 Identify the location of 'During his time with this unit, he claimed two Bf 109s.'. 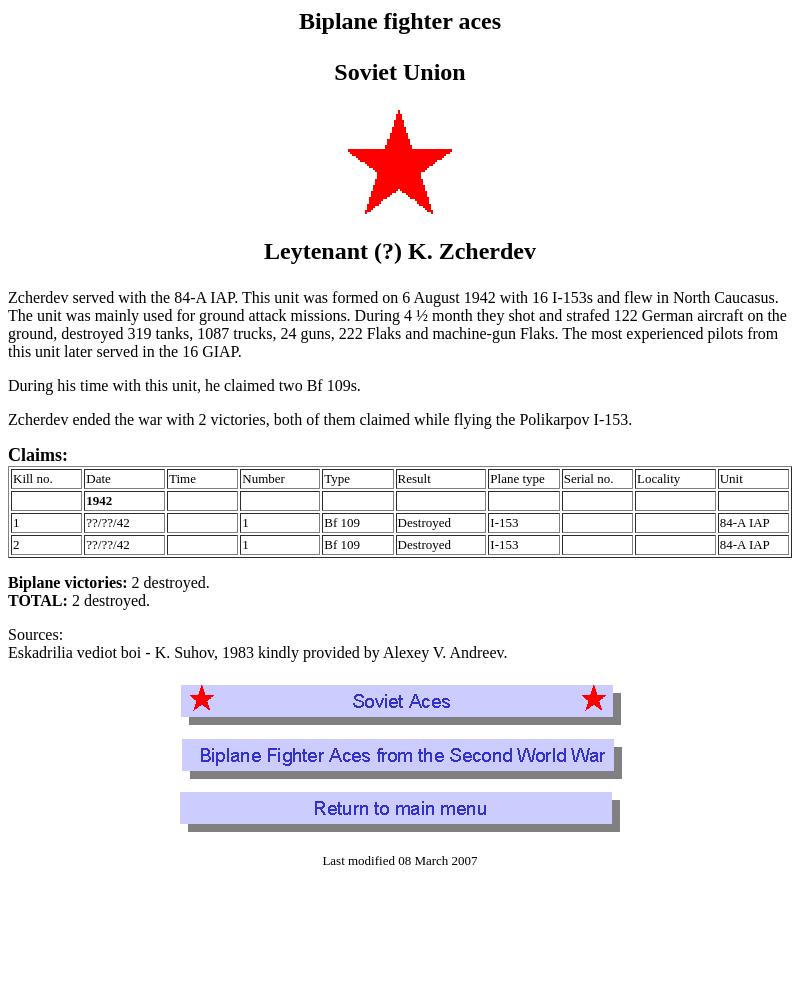
(8, 385).